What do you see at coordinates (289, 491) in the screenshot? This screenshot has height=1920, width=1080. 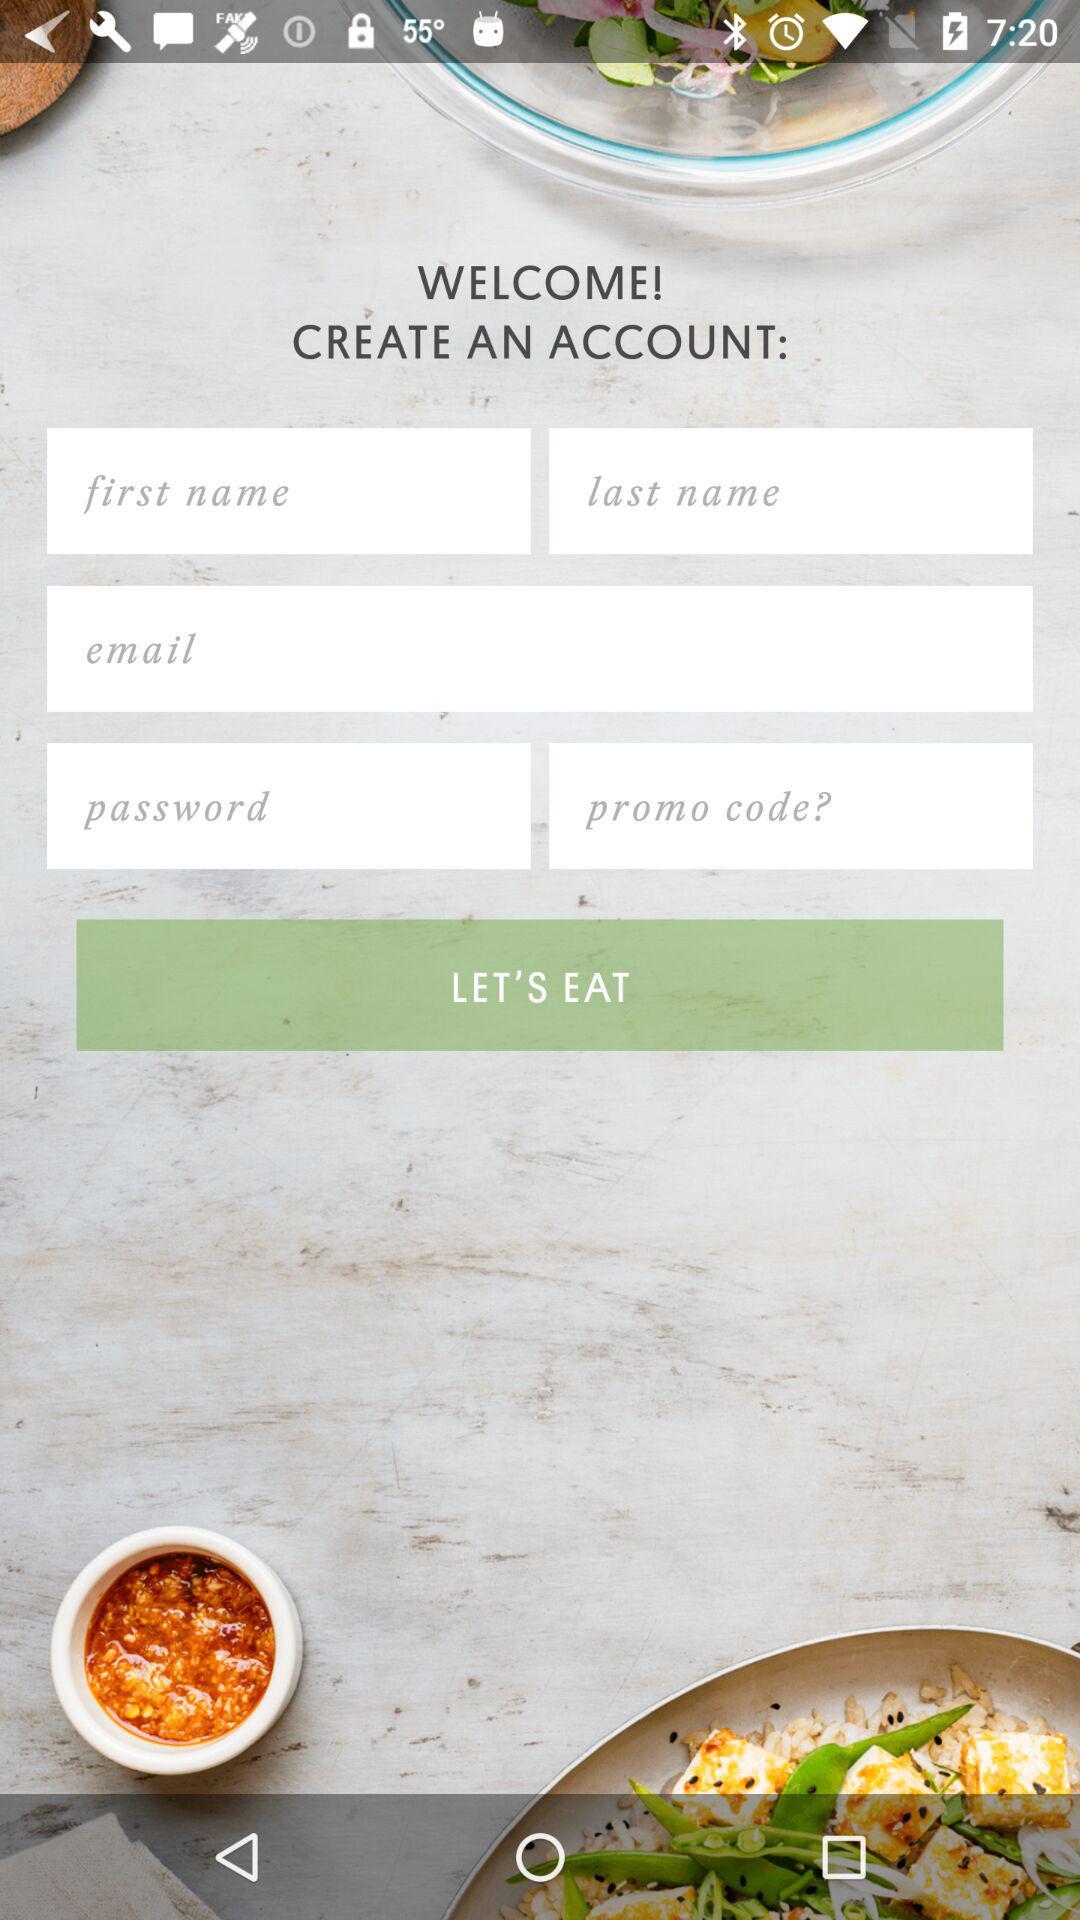 I see `write a first name` at bounding box center [289, 491].